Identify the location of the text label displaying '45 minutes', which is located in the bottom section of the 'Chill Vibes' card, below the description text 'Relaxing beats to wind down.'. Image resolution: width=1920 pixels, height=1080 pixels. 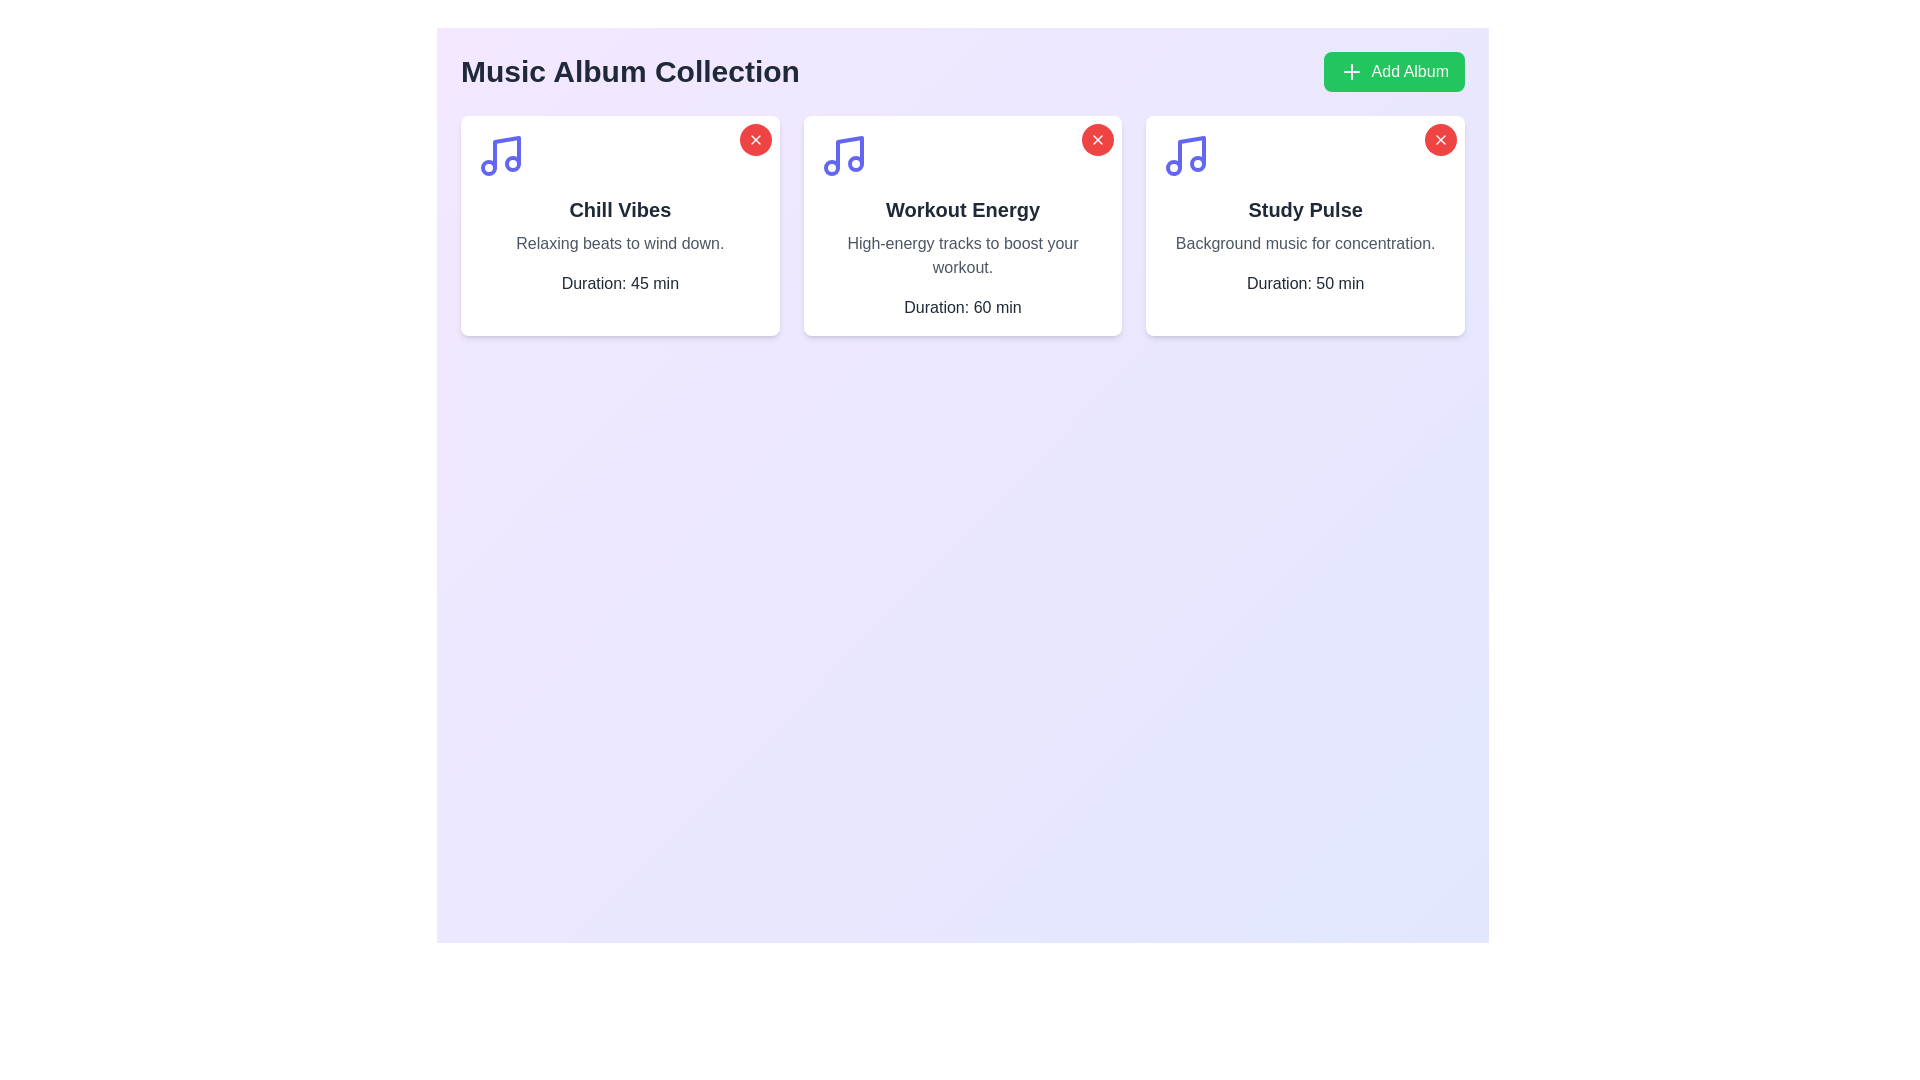
(619, 284).